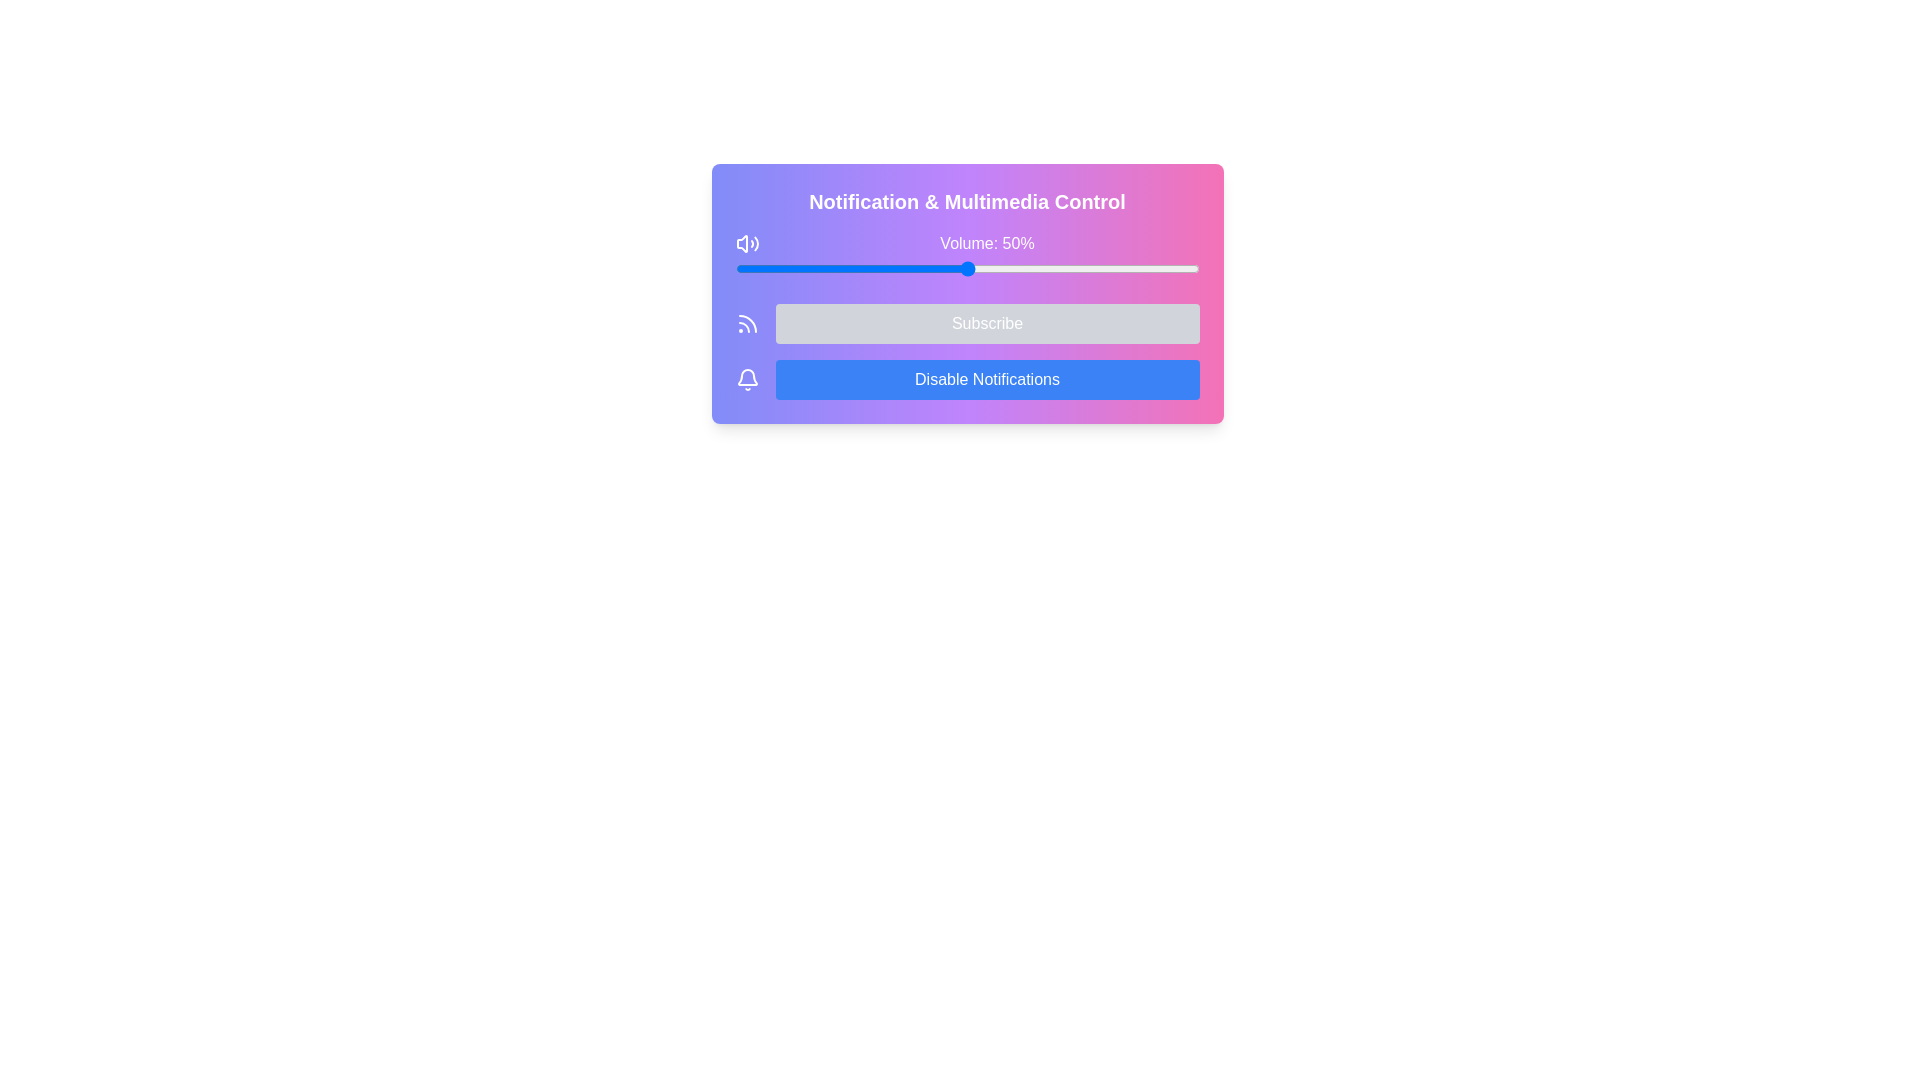 The height and width of the screenshot is (1080, 1920). I want to click on the volume slider, so click(1068, 268).